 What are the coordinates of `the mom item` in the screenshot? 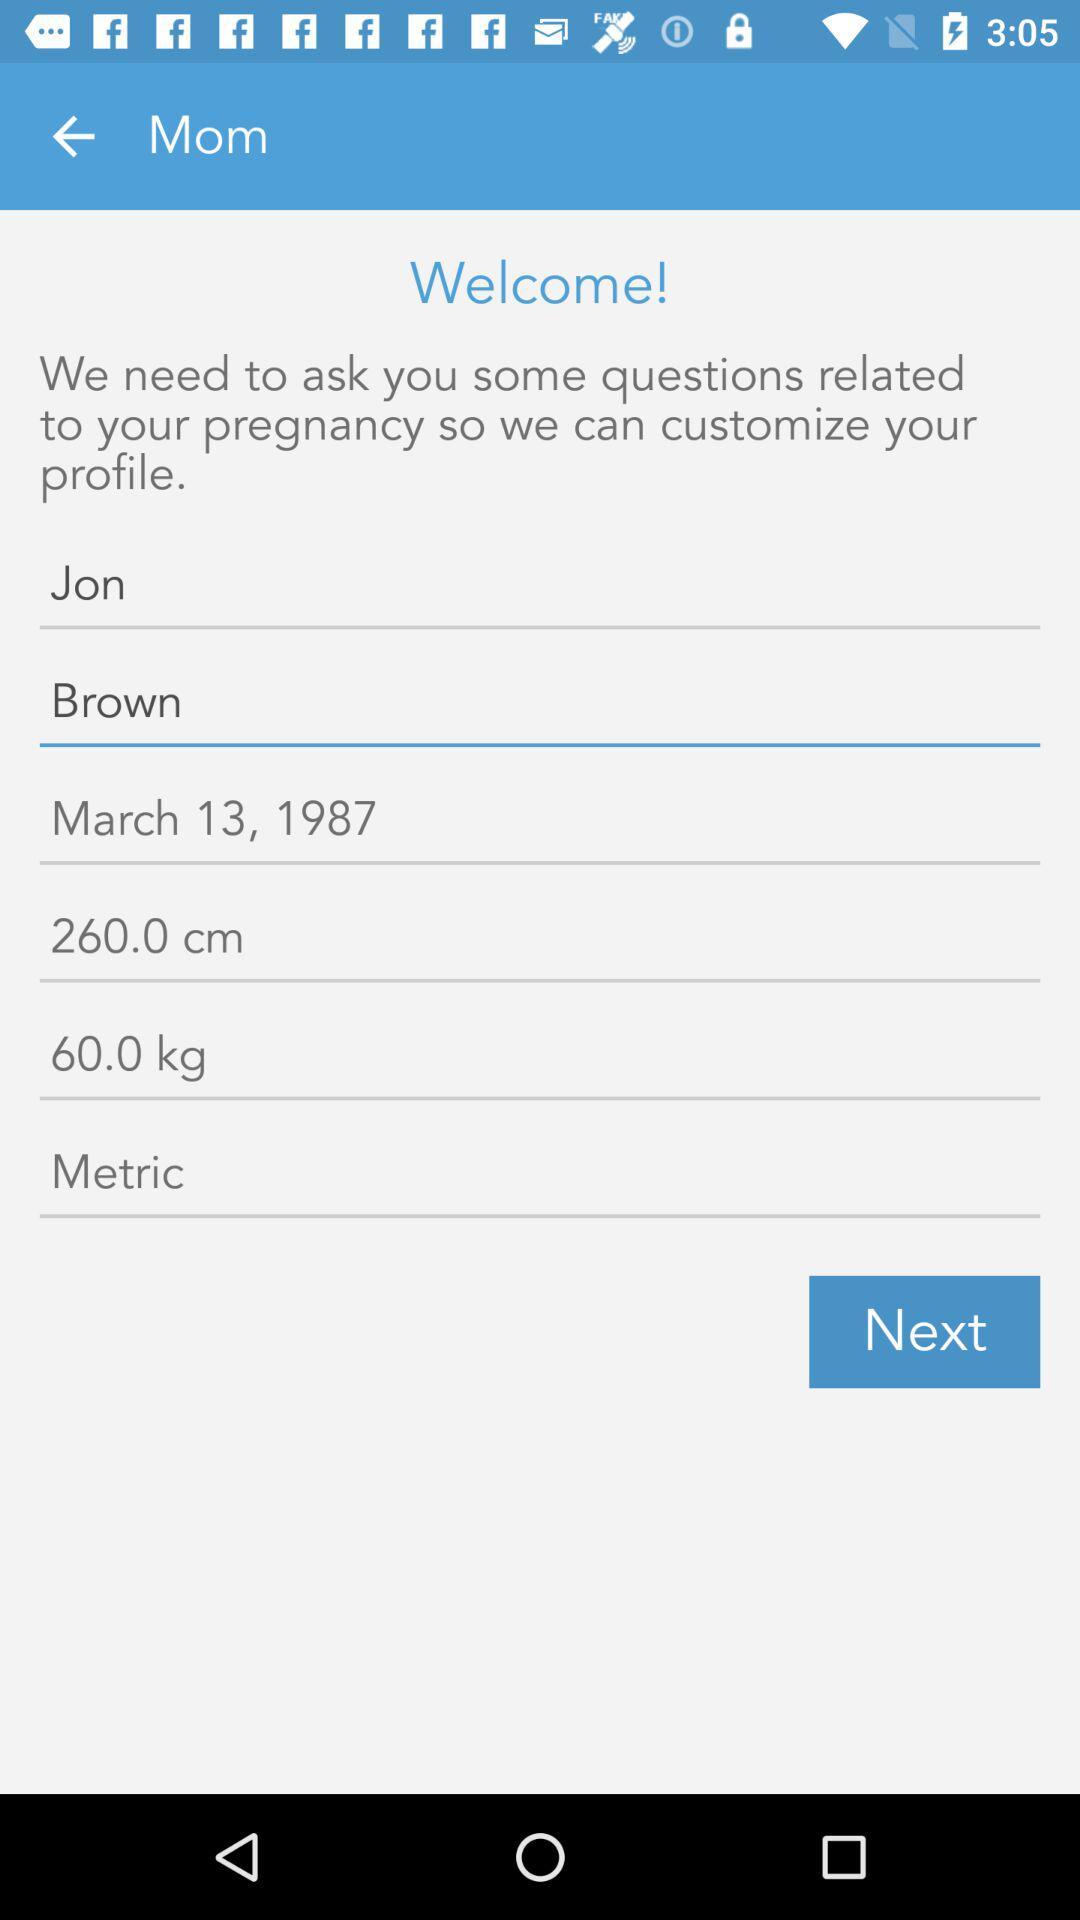 It's located at (612, 135).